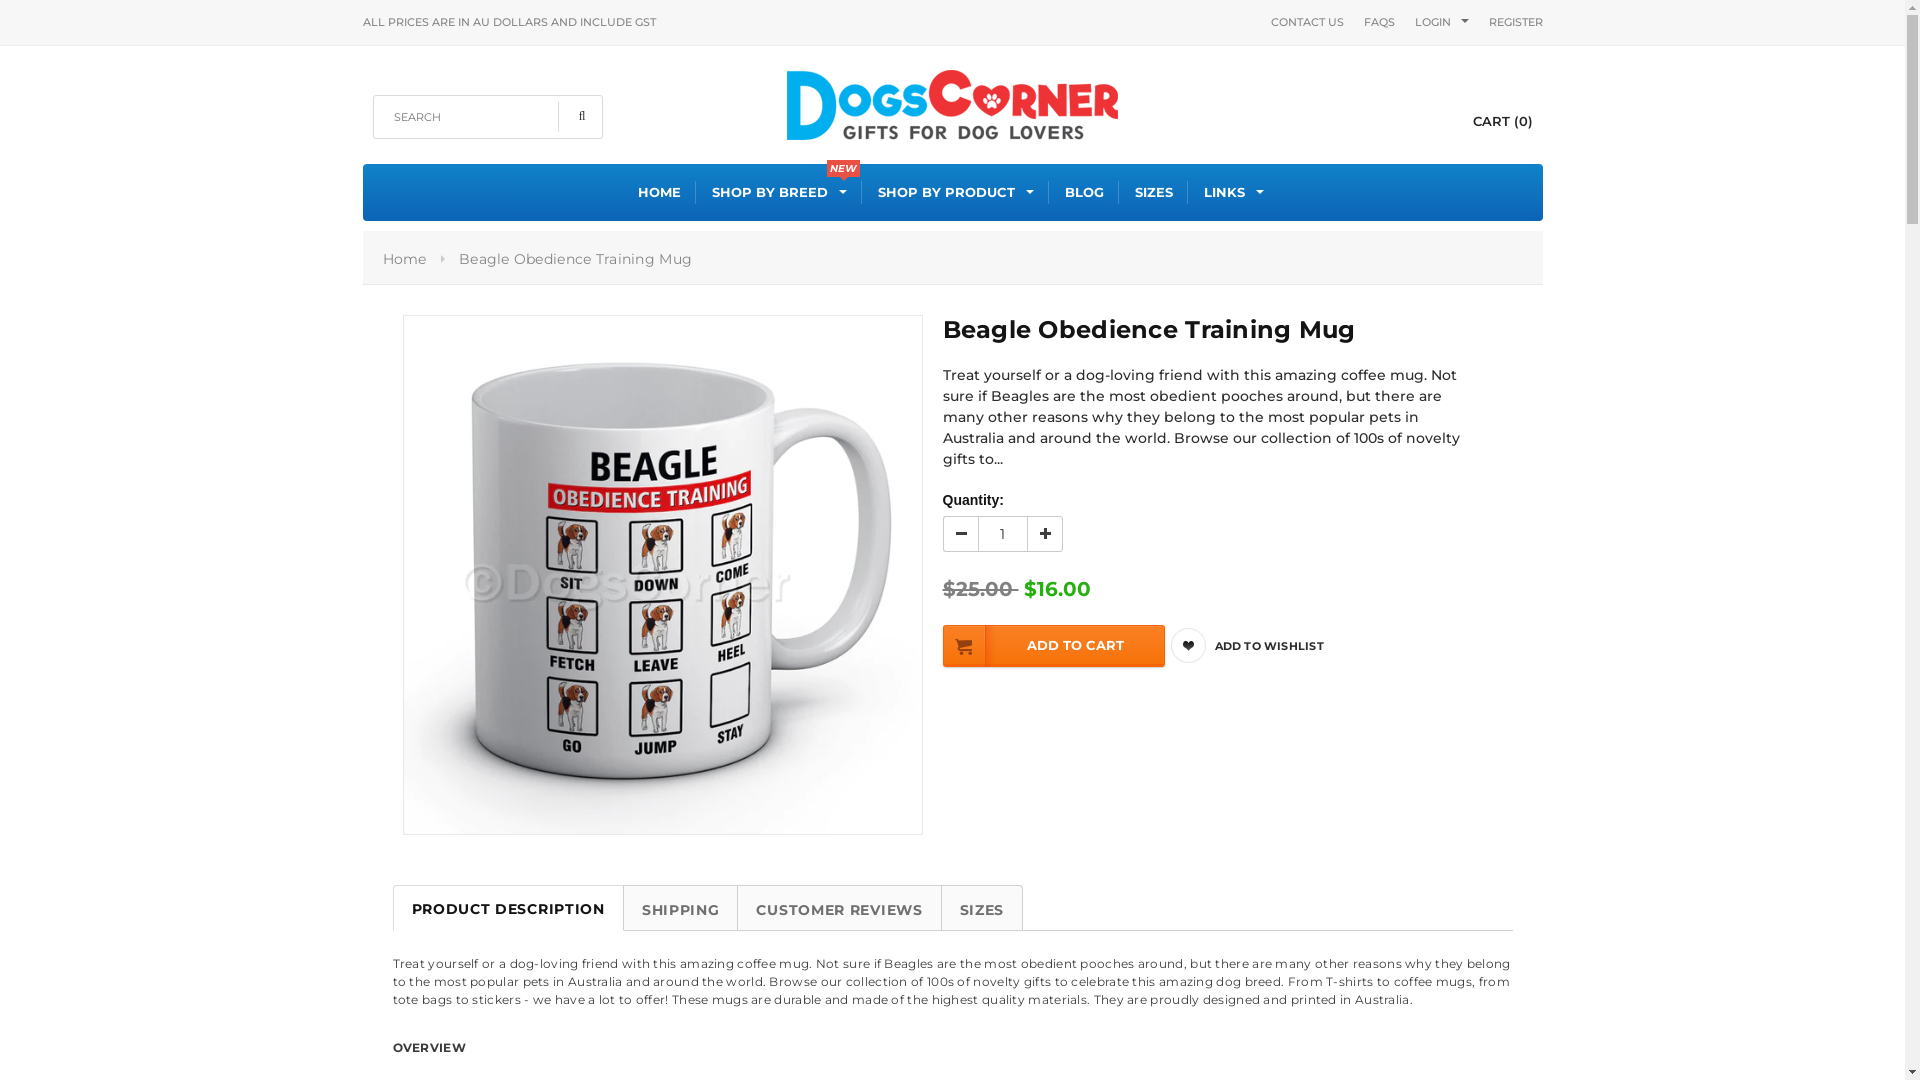  I want to click on 'PRODUCT DESCRIPTION', so click(507, 907).